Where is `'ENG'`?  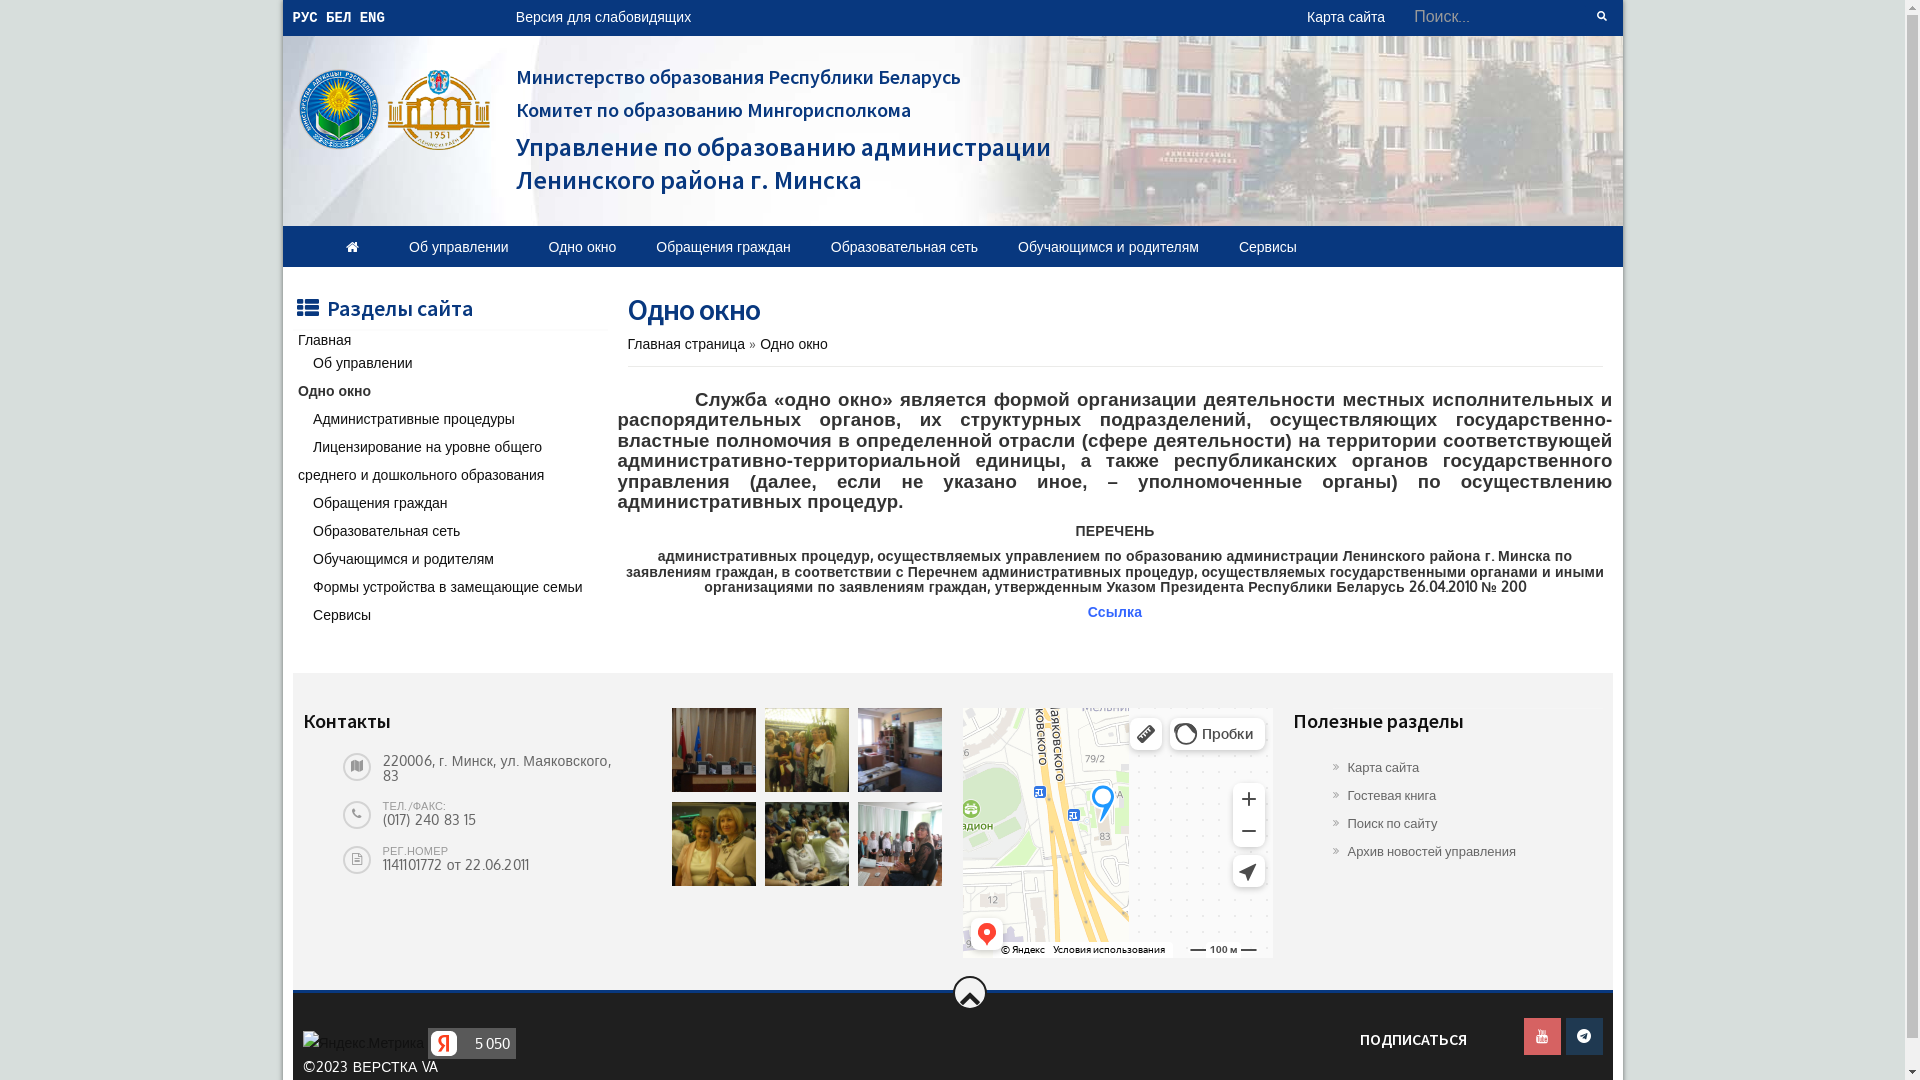
'ENG' is located at coordinates (372, 18).